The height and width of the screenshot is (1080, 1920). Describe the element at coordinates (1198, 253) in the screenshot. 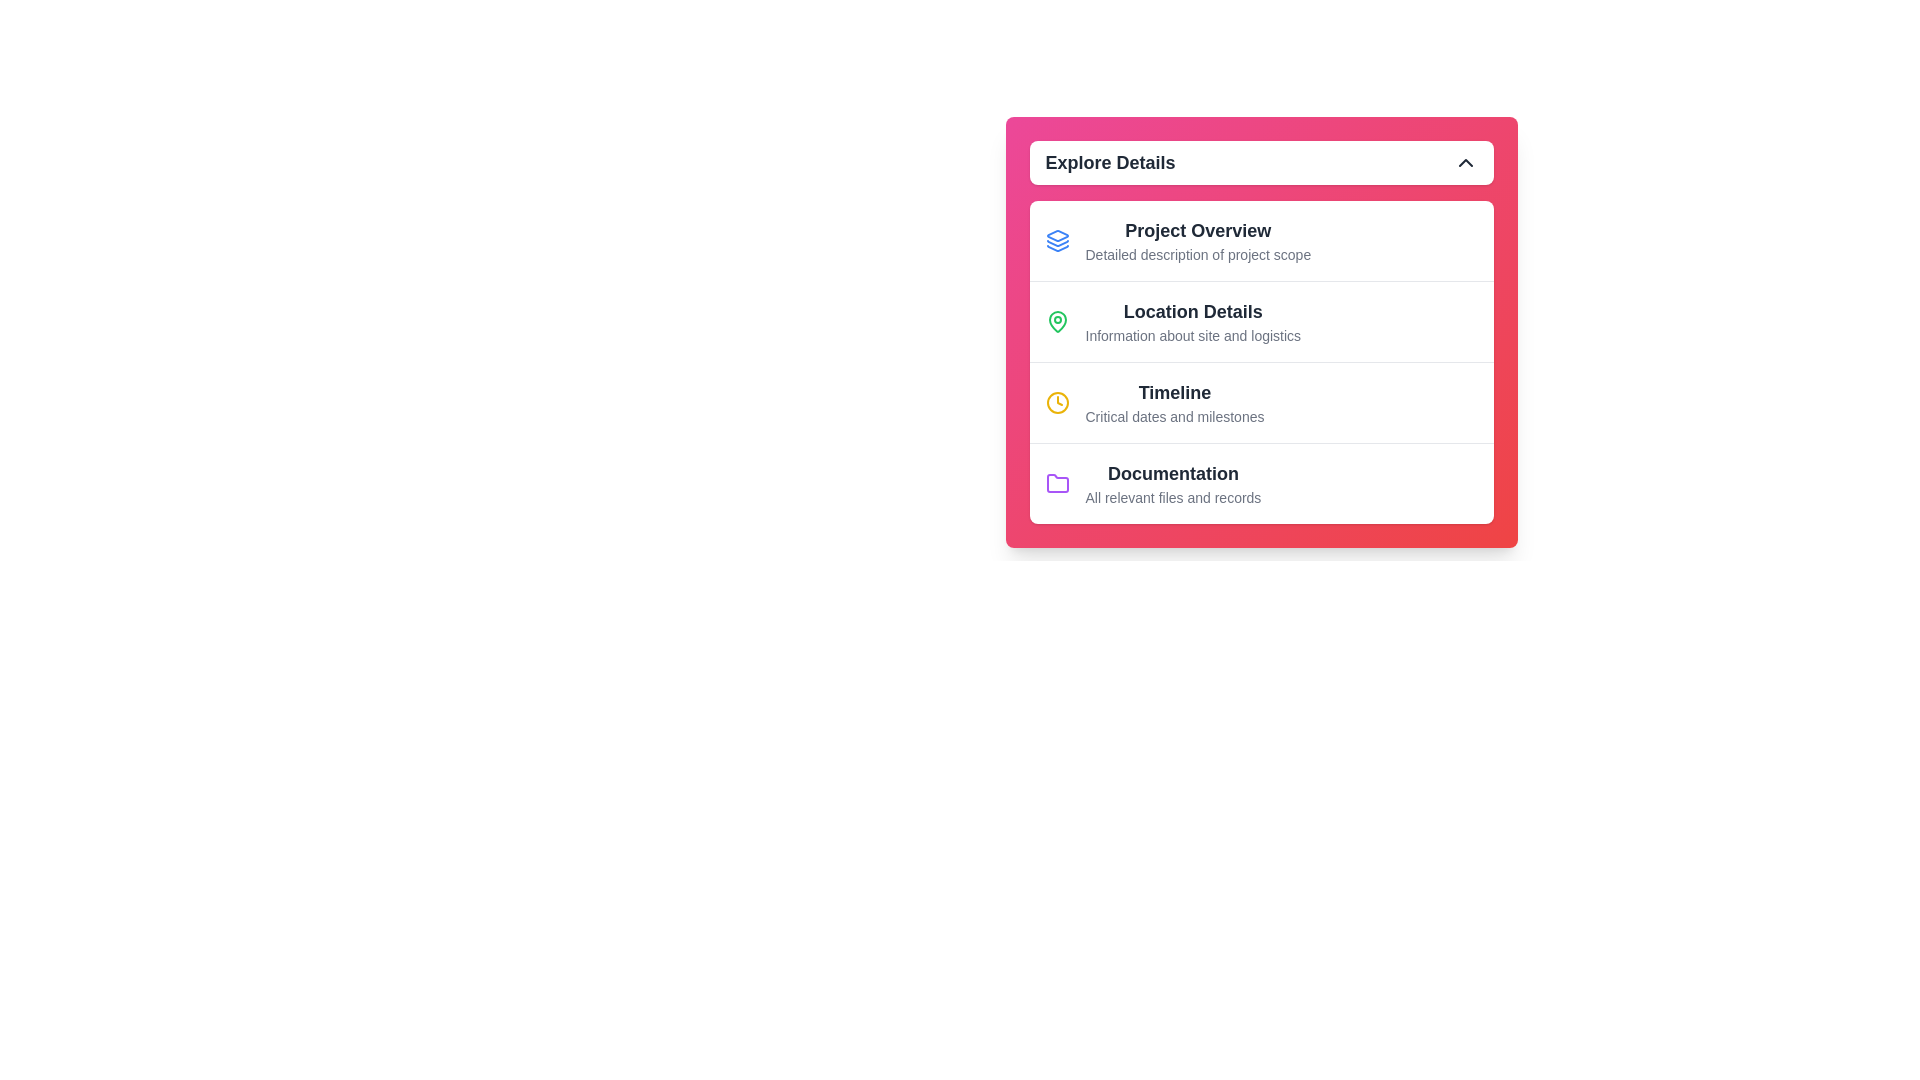

I see `text string 'Detailed description of project scope' located below the bold heading 'Project Overview' within the card titled 'Explore Details'` at that location.